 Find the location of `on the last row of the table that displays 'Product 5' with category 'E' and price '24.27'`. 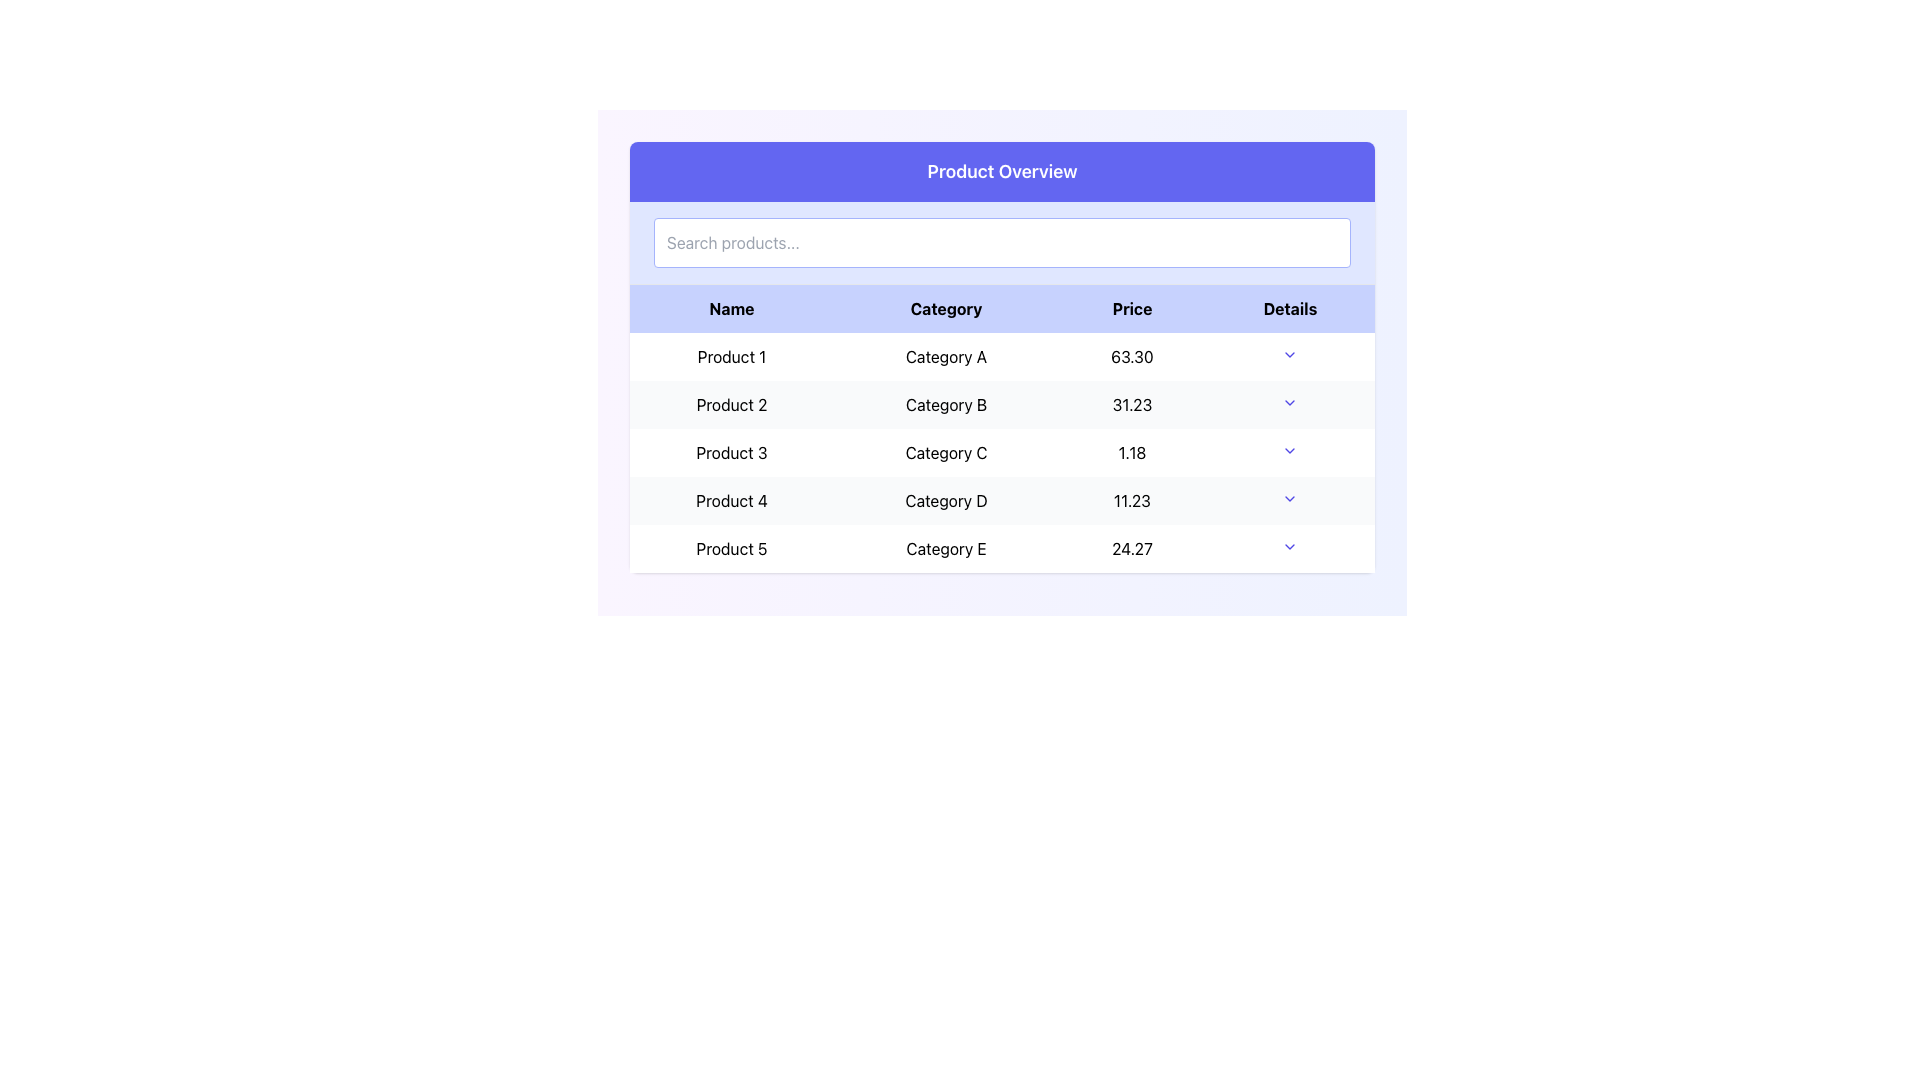

on the last row of the table that displays 'Product 5' with category 'E' and price '24.27' is located at coordinates (1002, 548).